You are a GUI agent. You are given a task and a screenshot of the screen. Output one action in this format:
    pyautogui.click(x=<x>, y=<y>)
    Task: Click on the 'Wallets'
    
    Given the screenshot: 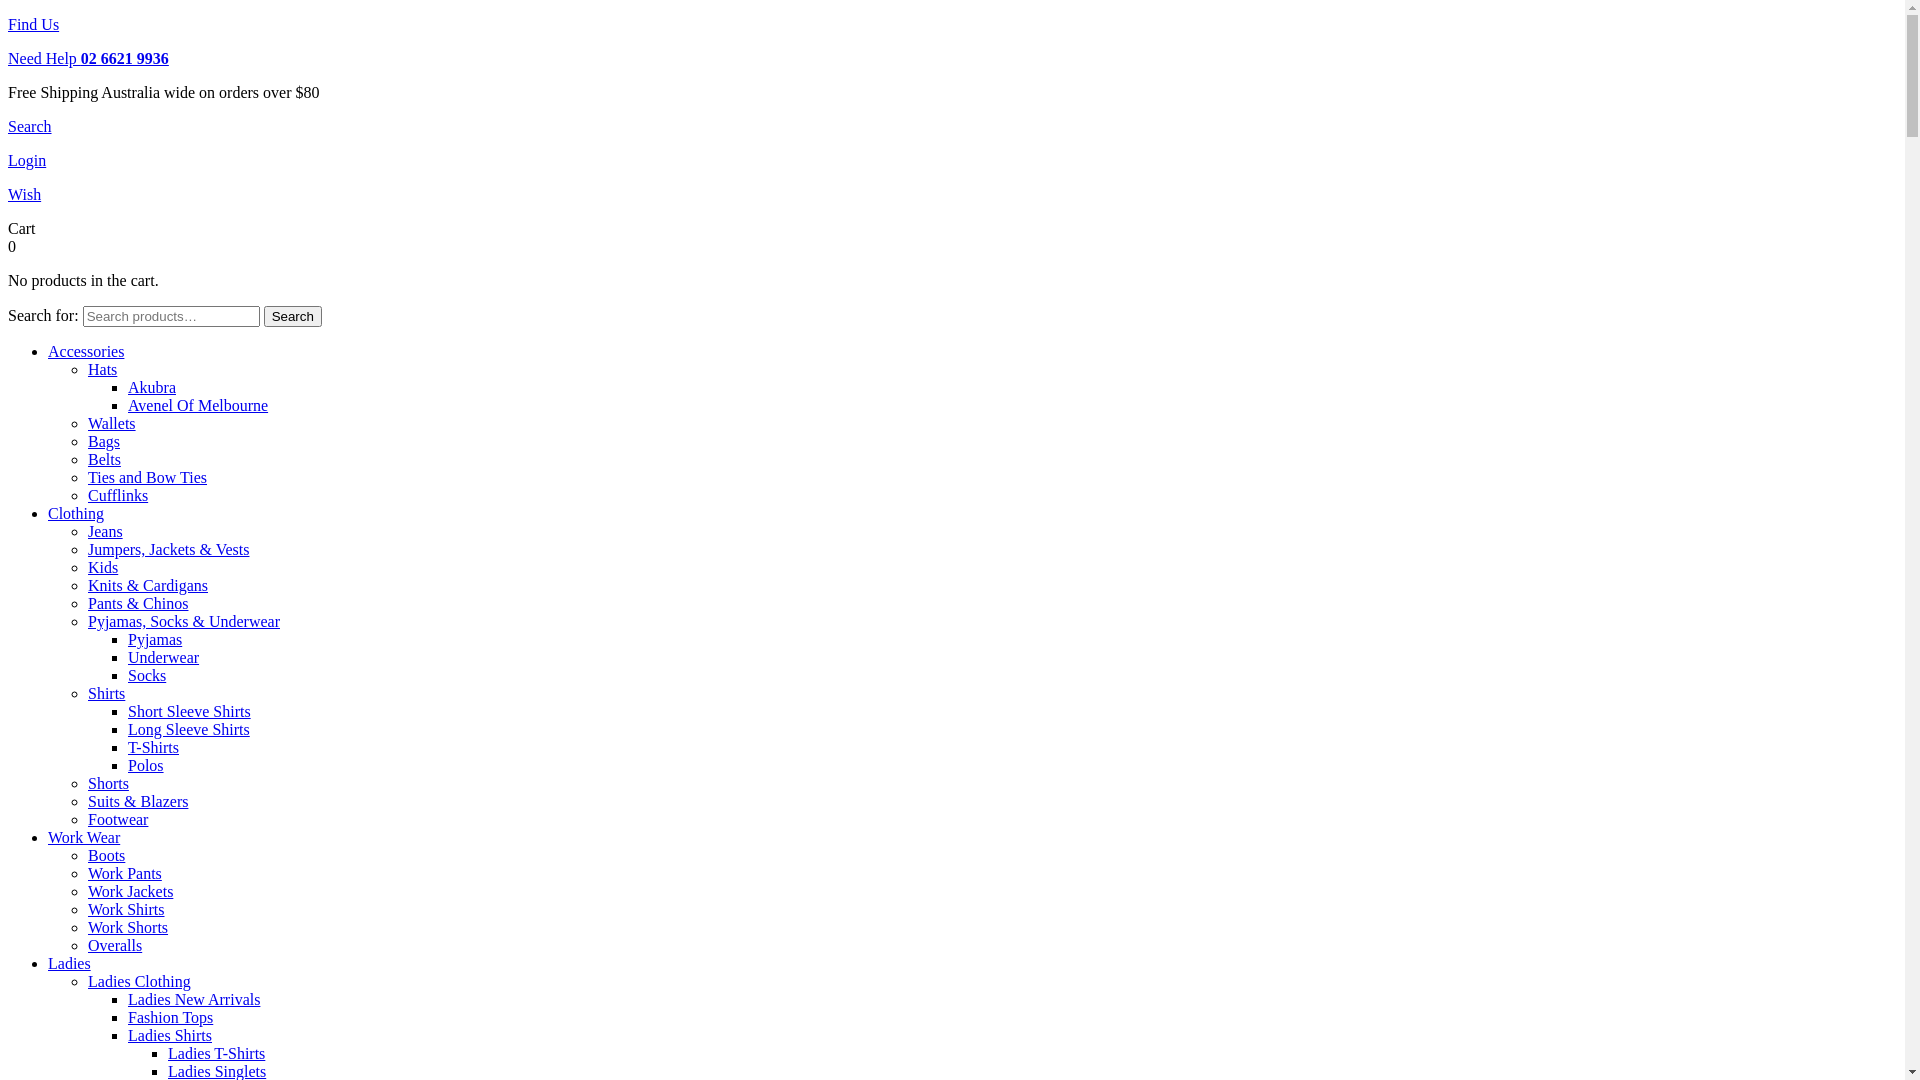 What is the action you would take?
    pyautogui.click(x=110, y=422)
    